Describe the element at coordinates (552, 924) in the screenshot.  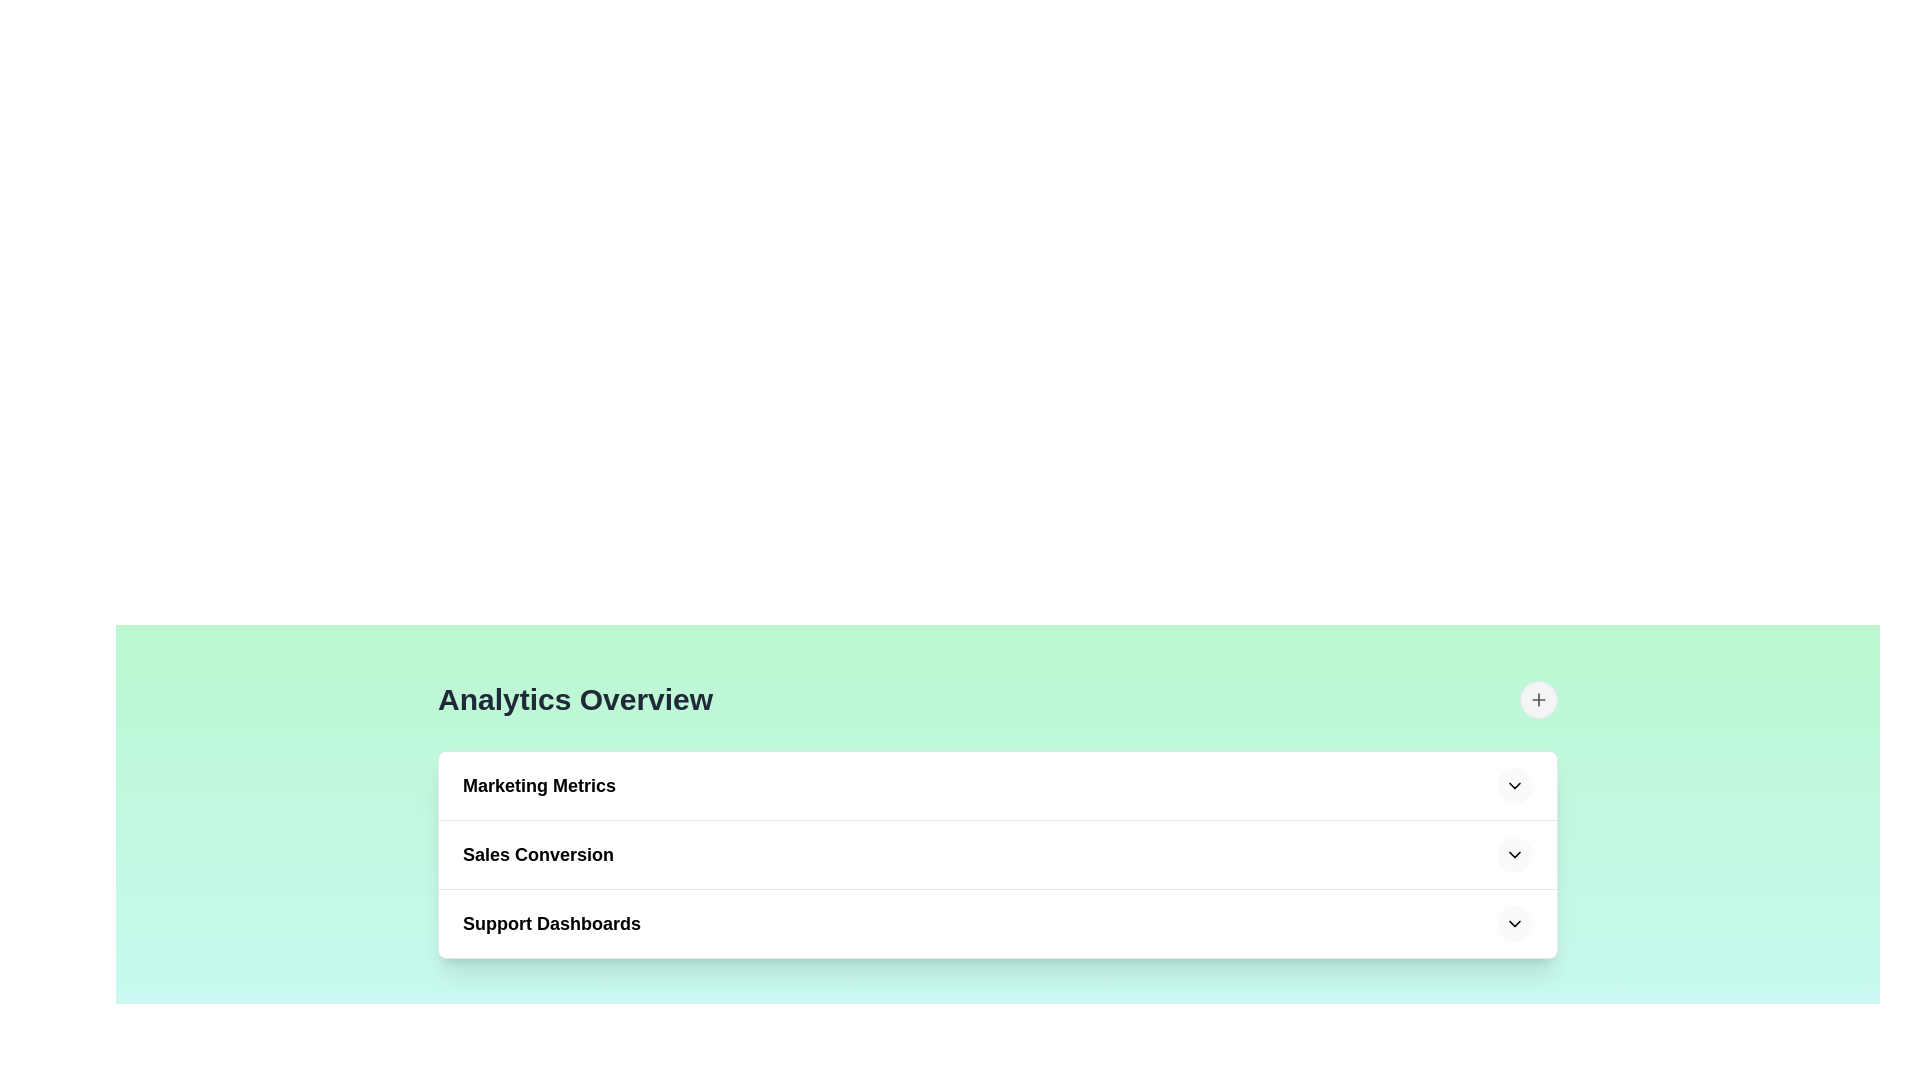
I see `the 'Support Dashboards' text label, which is the third item in the vertical list under 'Analytics Overview', located below 'Sales Conversion'` at that location.